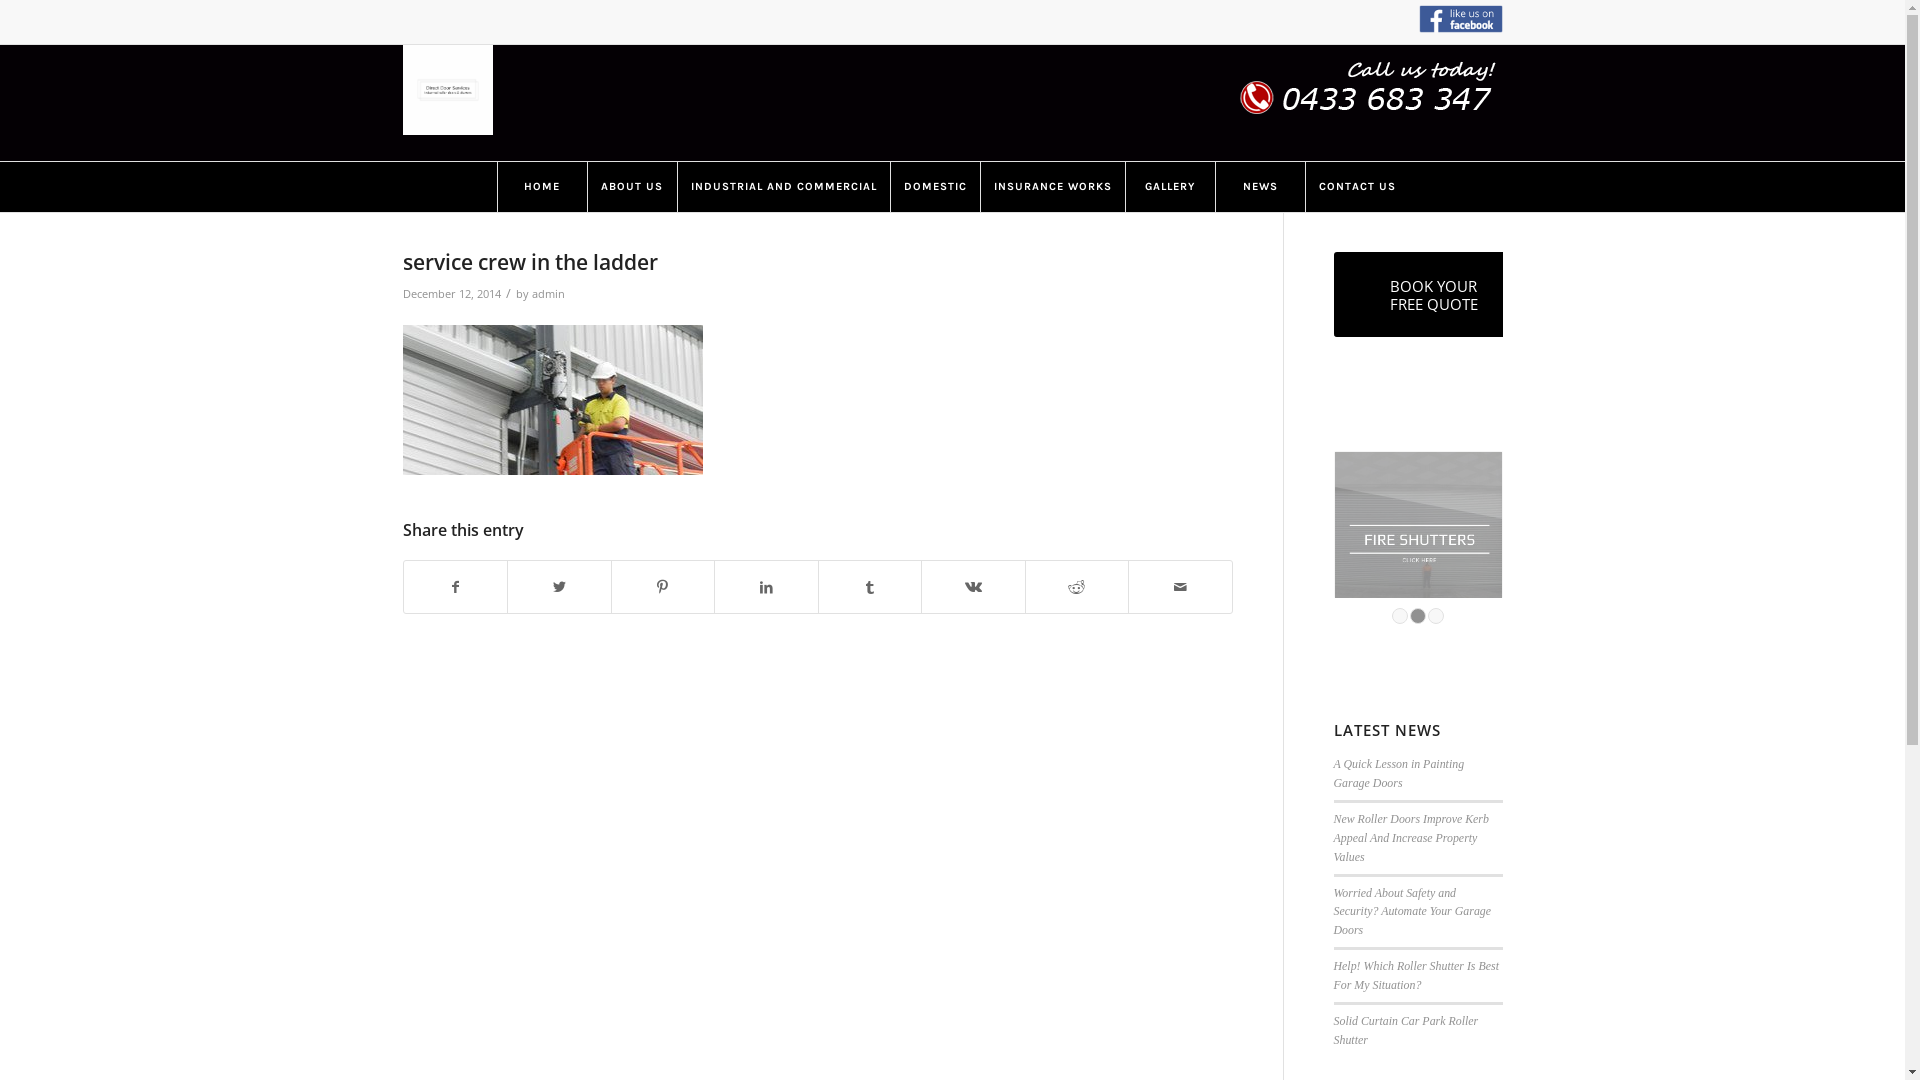 Image resolution: width=1920 pixels, height=1080 pixels. I want to click on 'admin', so click(532, 293).